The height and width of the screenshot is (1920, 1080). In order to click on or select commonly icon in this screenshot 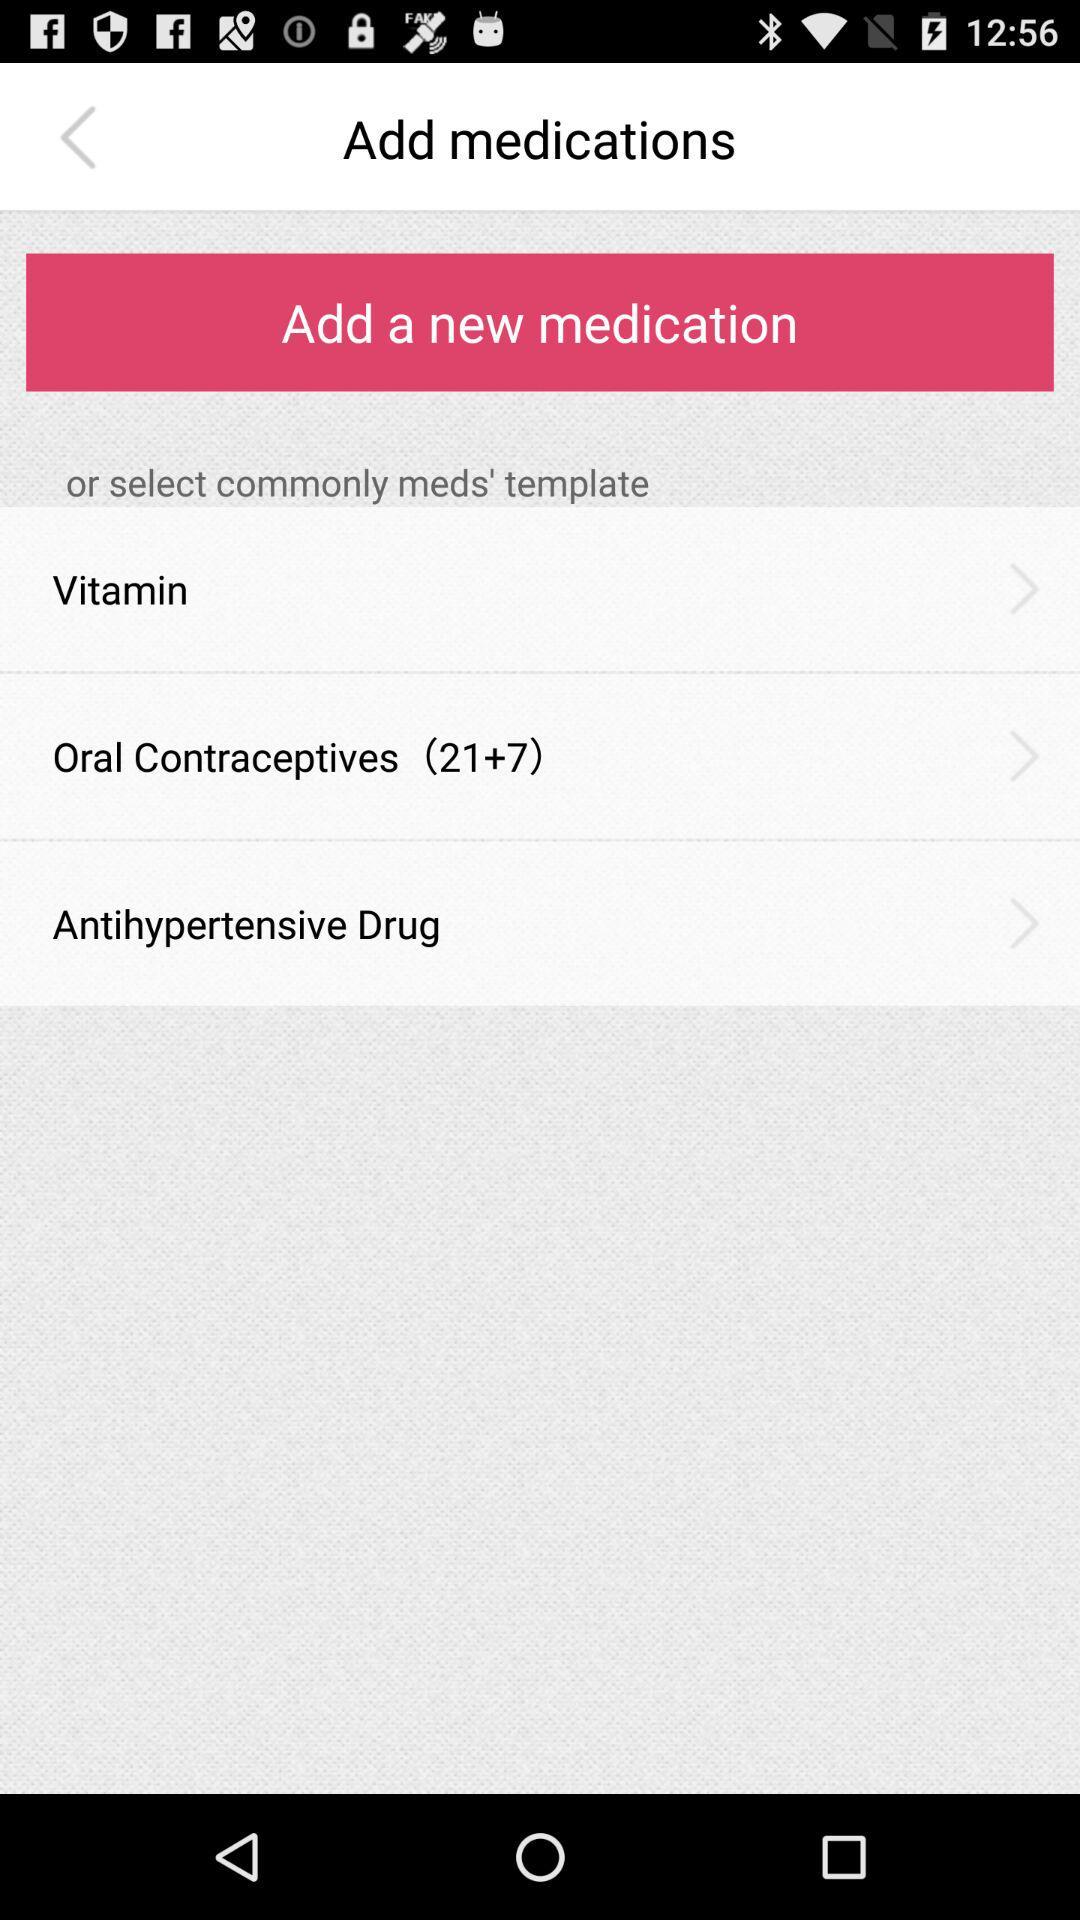, I will do `click(559, 482)`.